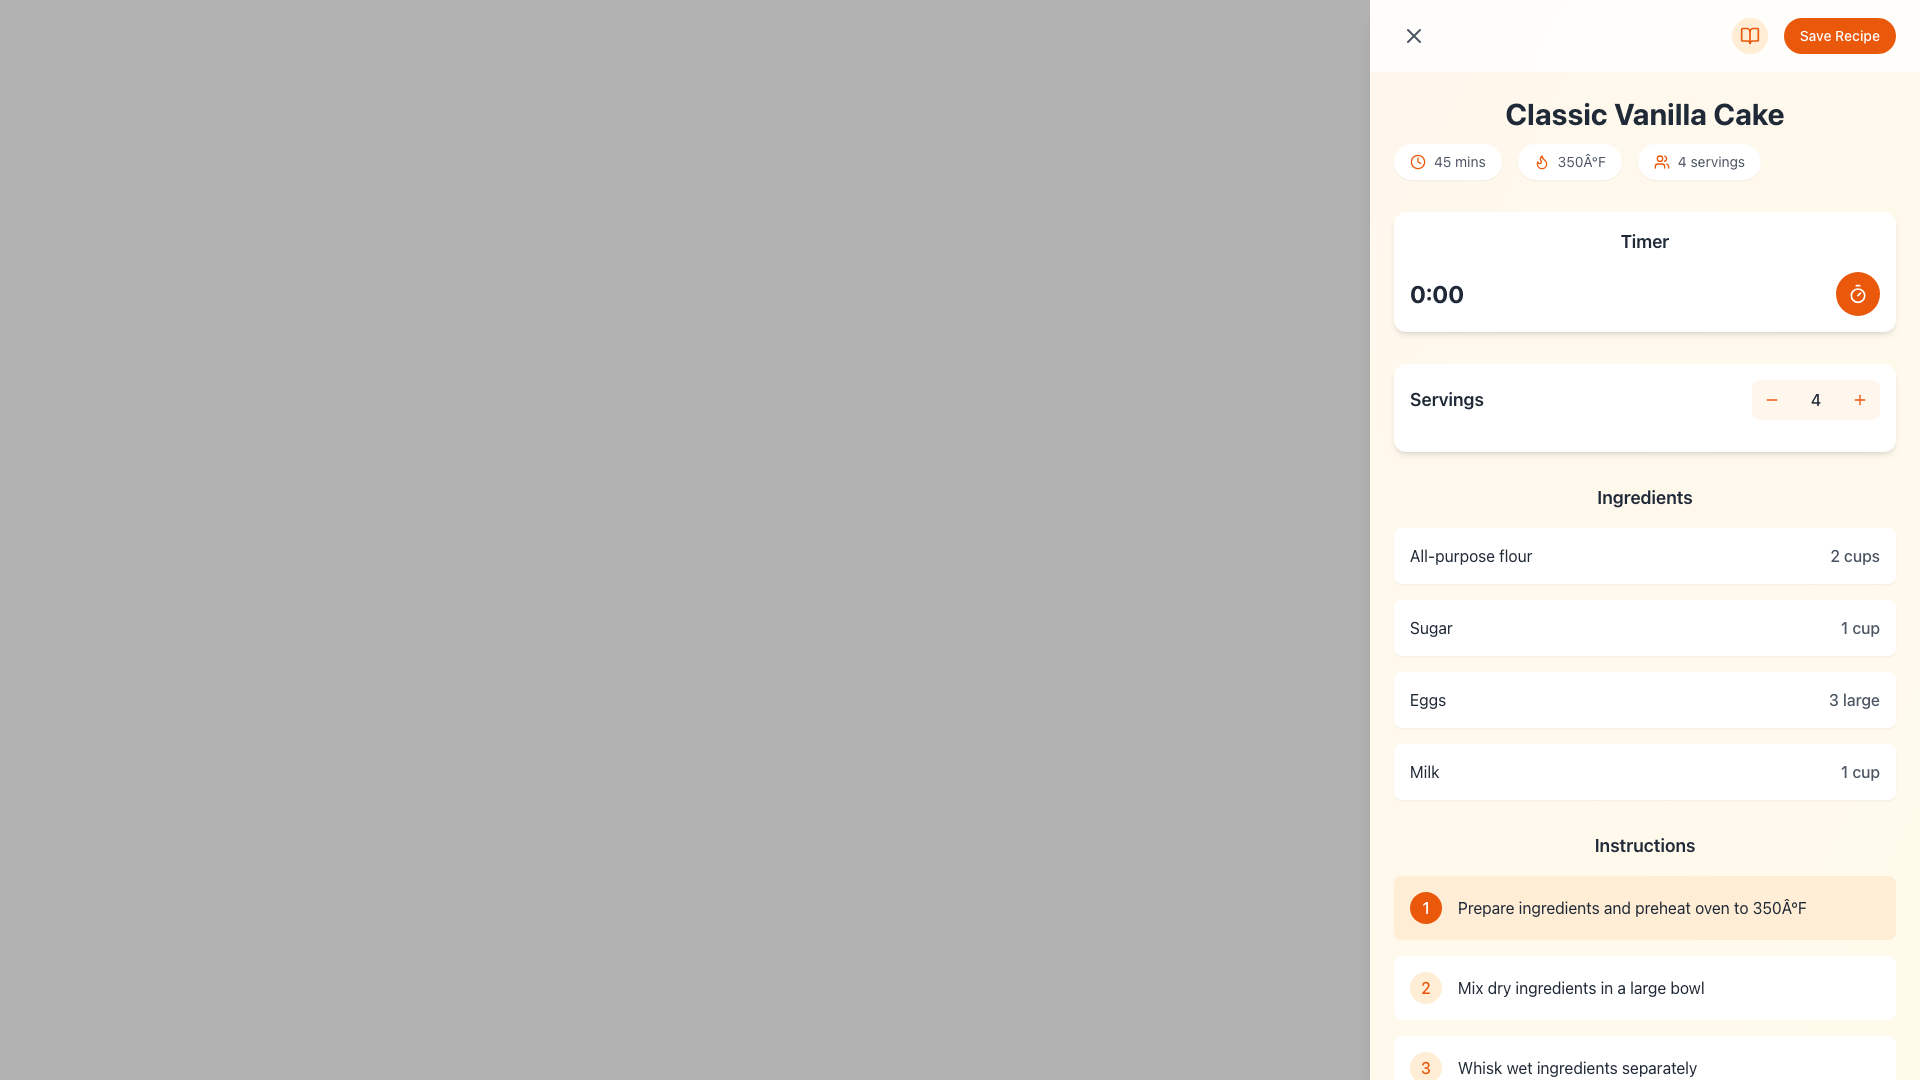 This screenshot has height=1080, width=1920. I want to click on the central circular part of the timer icon, which is located on the right side of the 'Timer' section beneath the 'Classic Vanilla Cake' heading, so click(1856, 294).